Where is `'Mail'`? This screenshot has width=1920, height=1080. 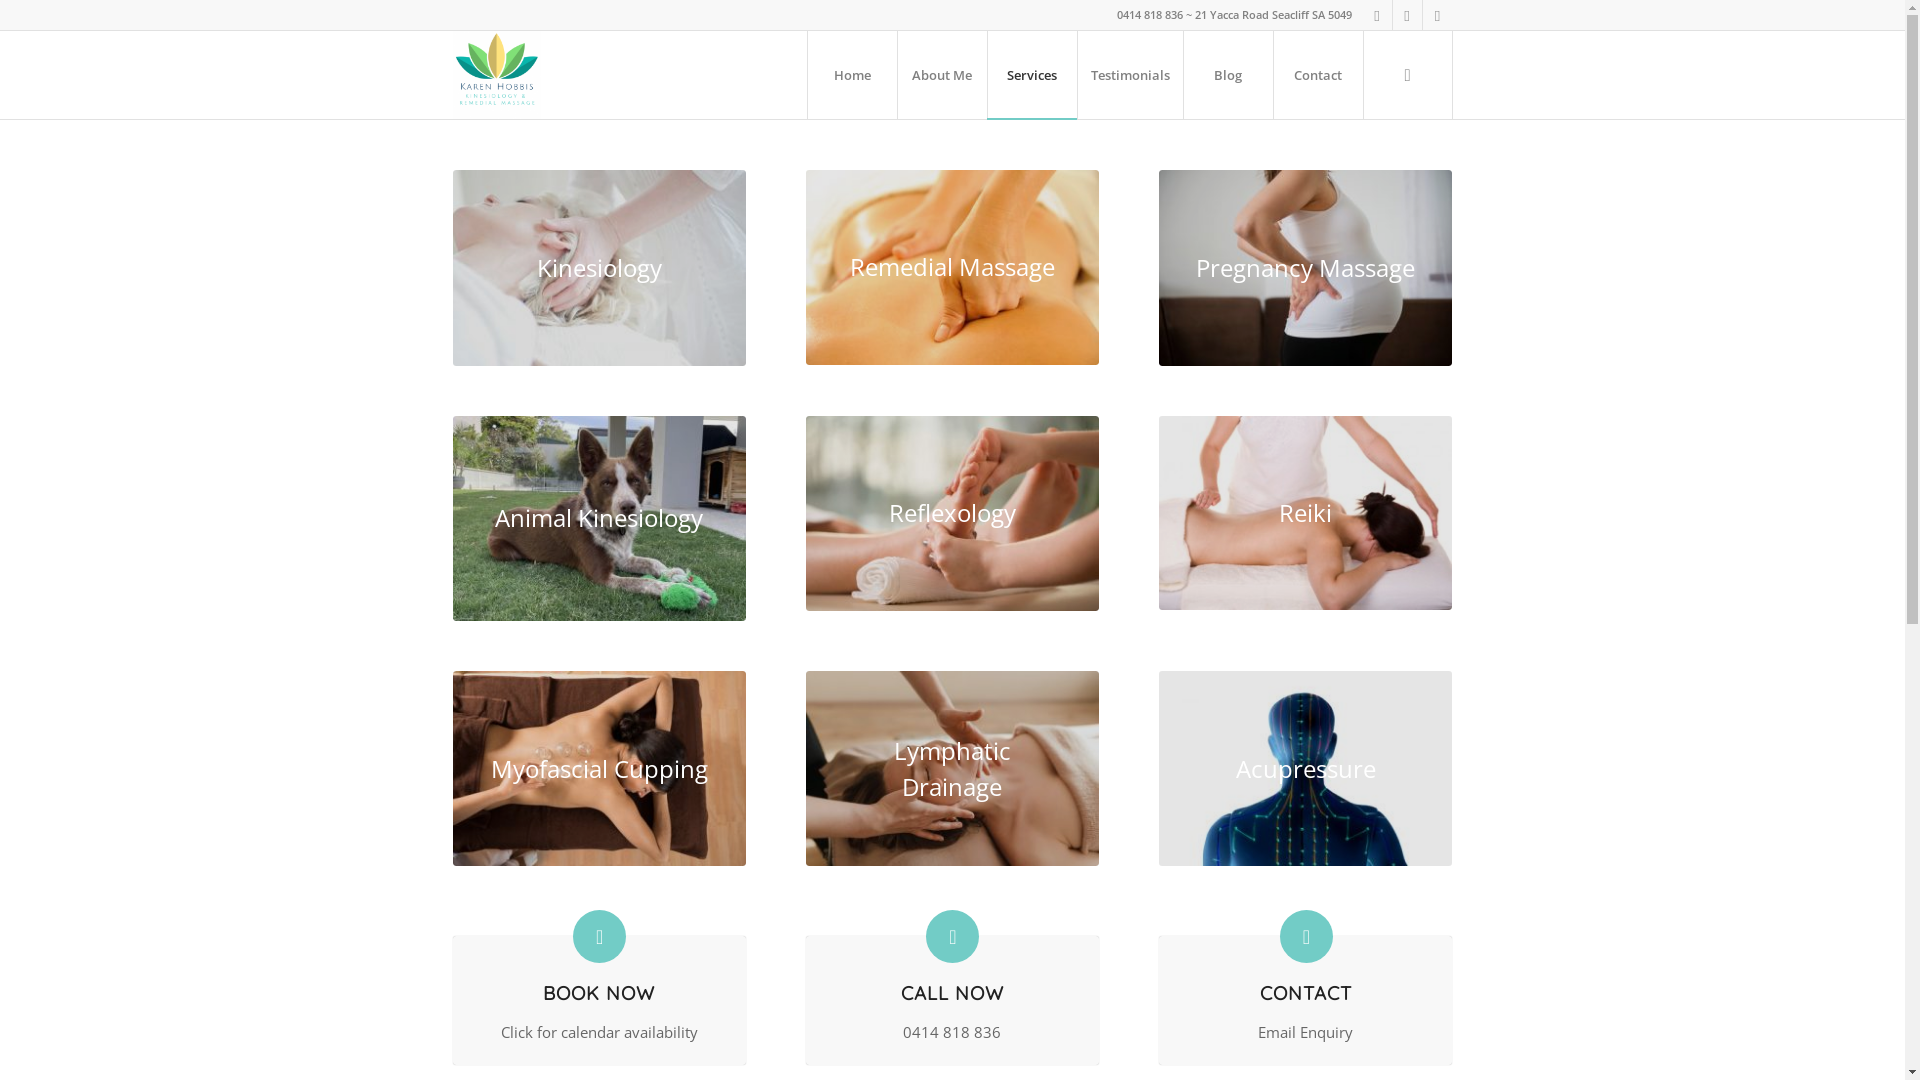 'Mail' is located at coordinates (1435, 15).